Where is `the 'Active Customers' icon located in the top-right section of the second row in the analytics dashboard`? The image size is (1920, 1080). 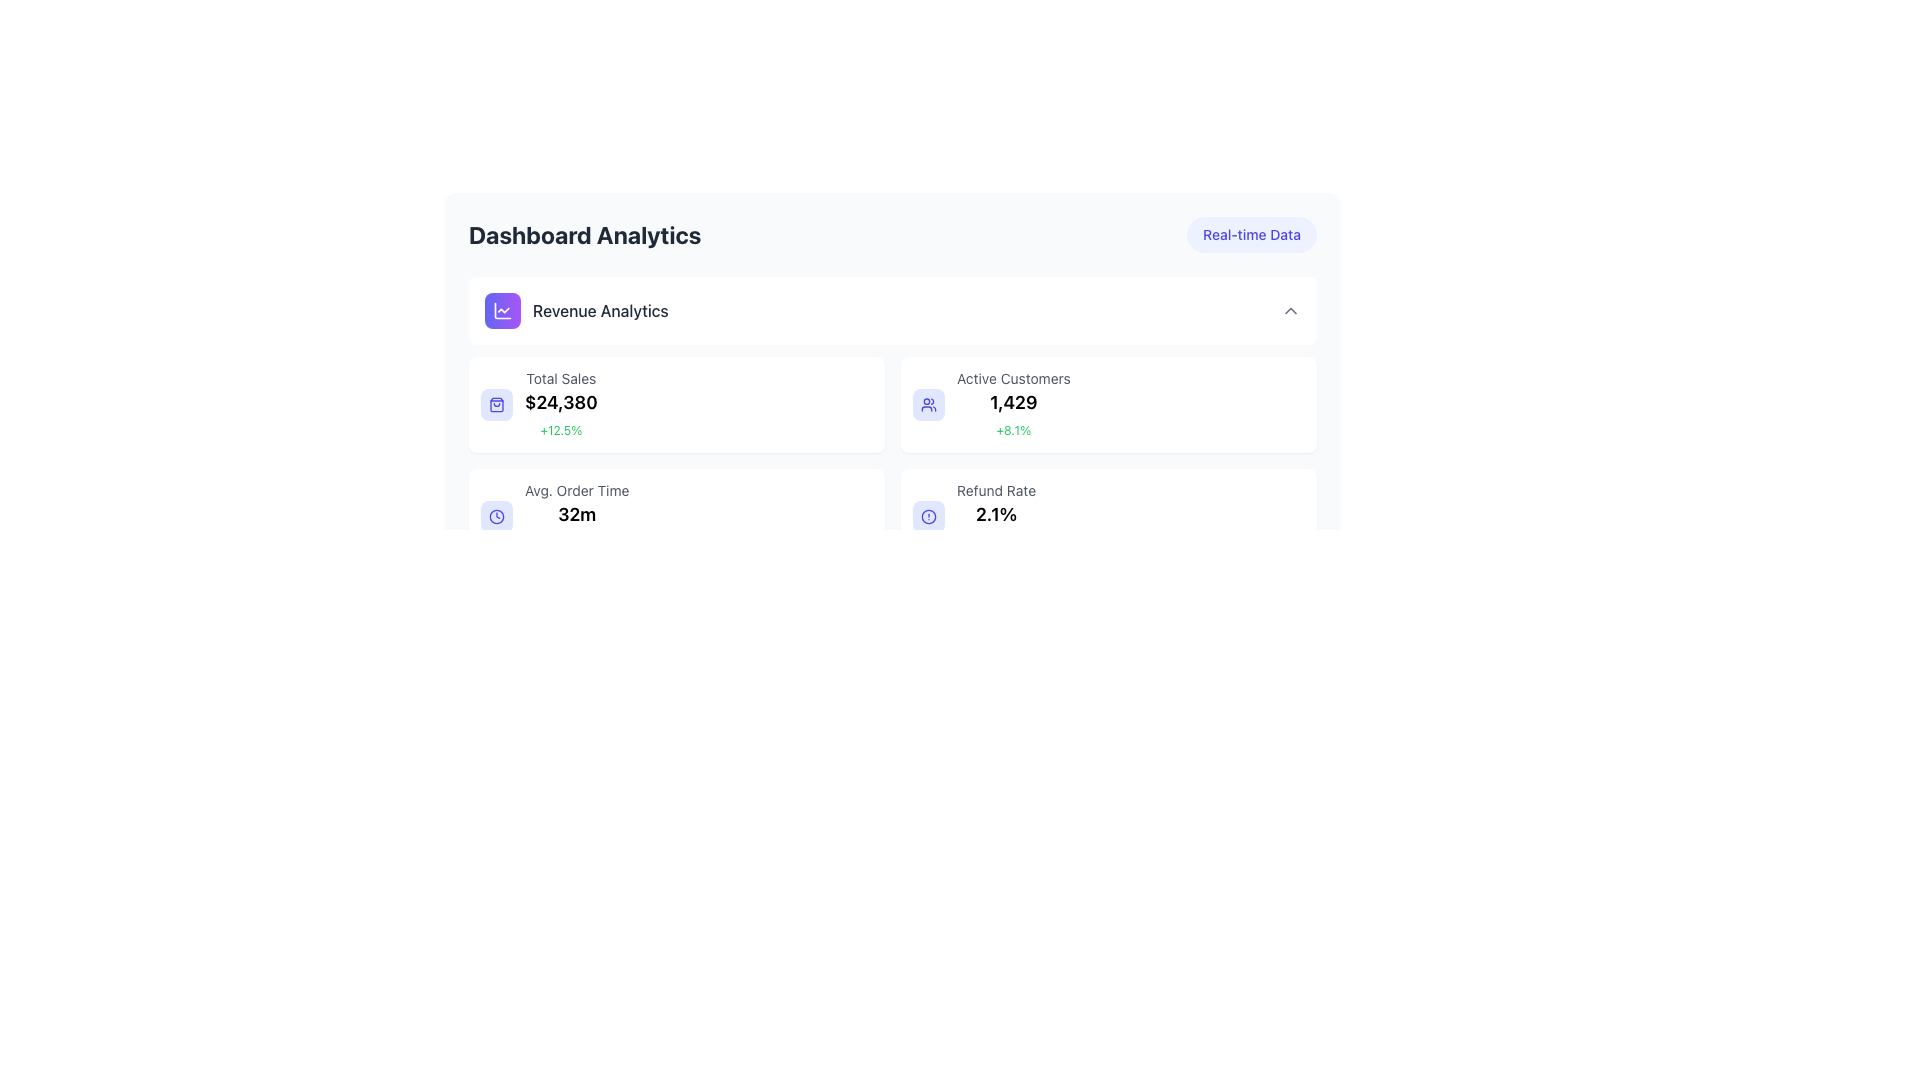
the 'Active Customers' icon located in the top-right section of the second row in the analytics dashboard is located at coordinates (928, 405).